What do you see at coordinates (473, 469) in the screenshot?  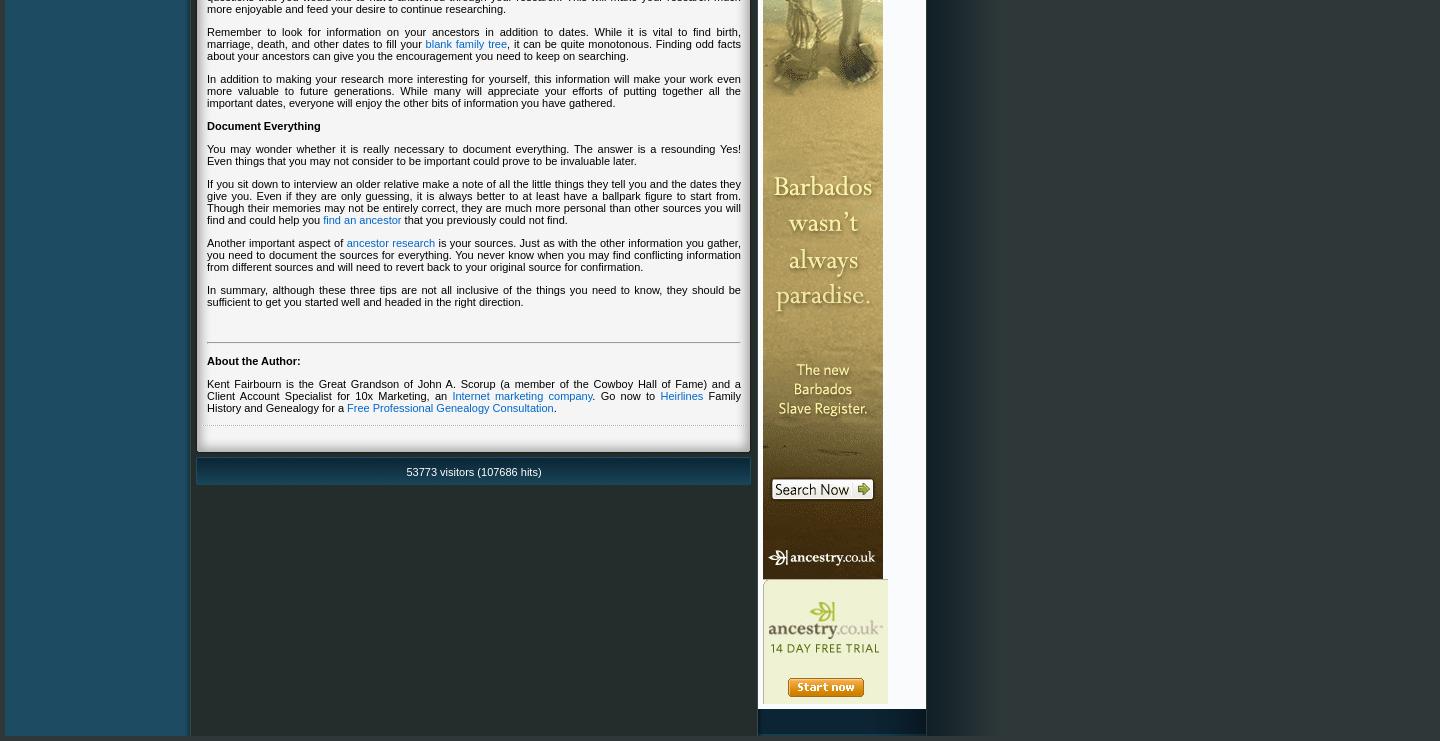 I see `'53773 visitors (107686 hits)'` at bounding box center [473, 469].